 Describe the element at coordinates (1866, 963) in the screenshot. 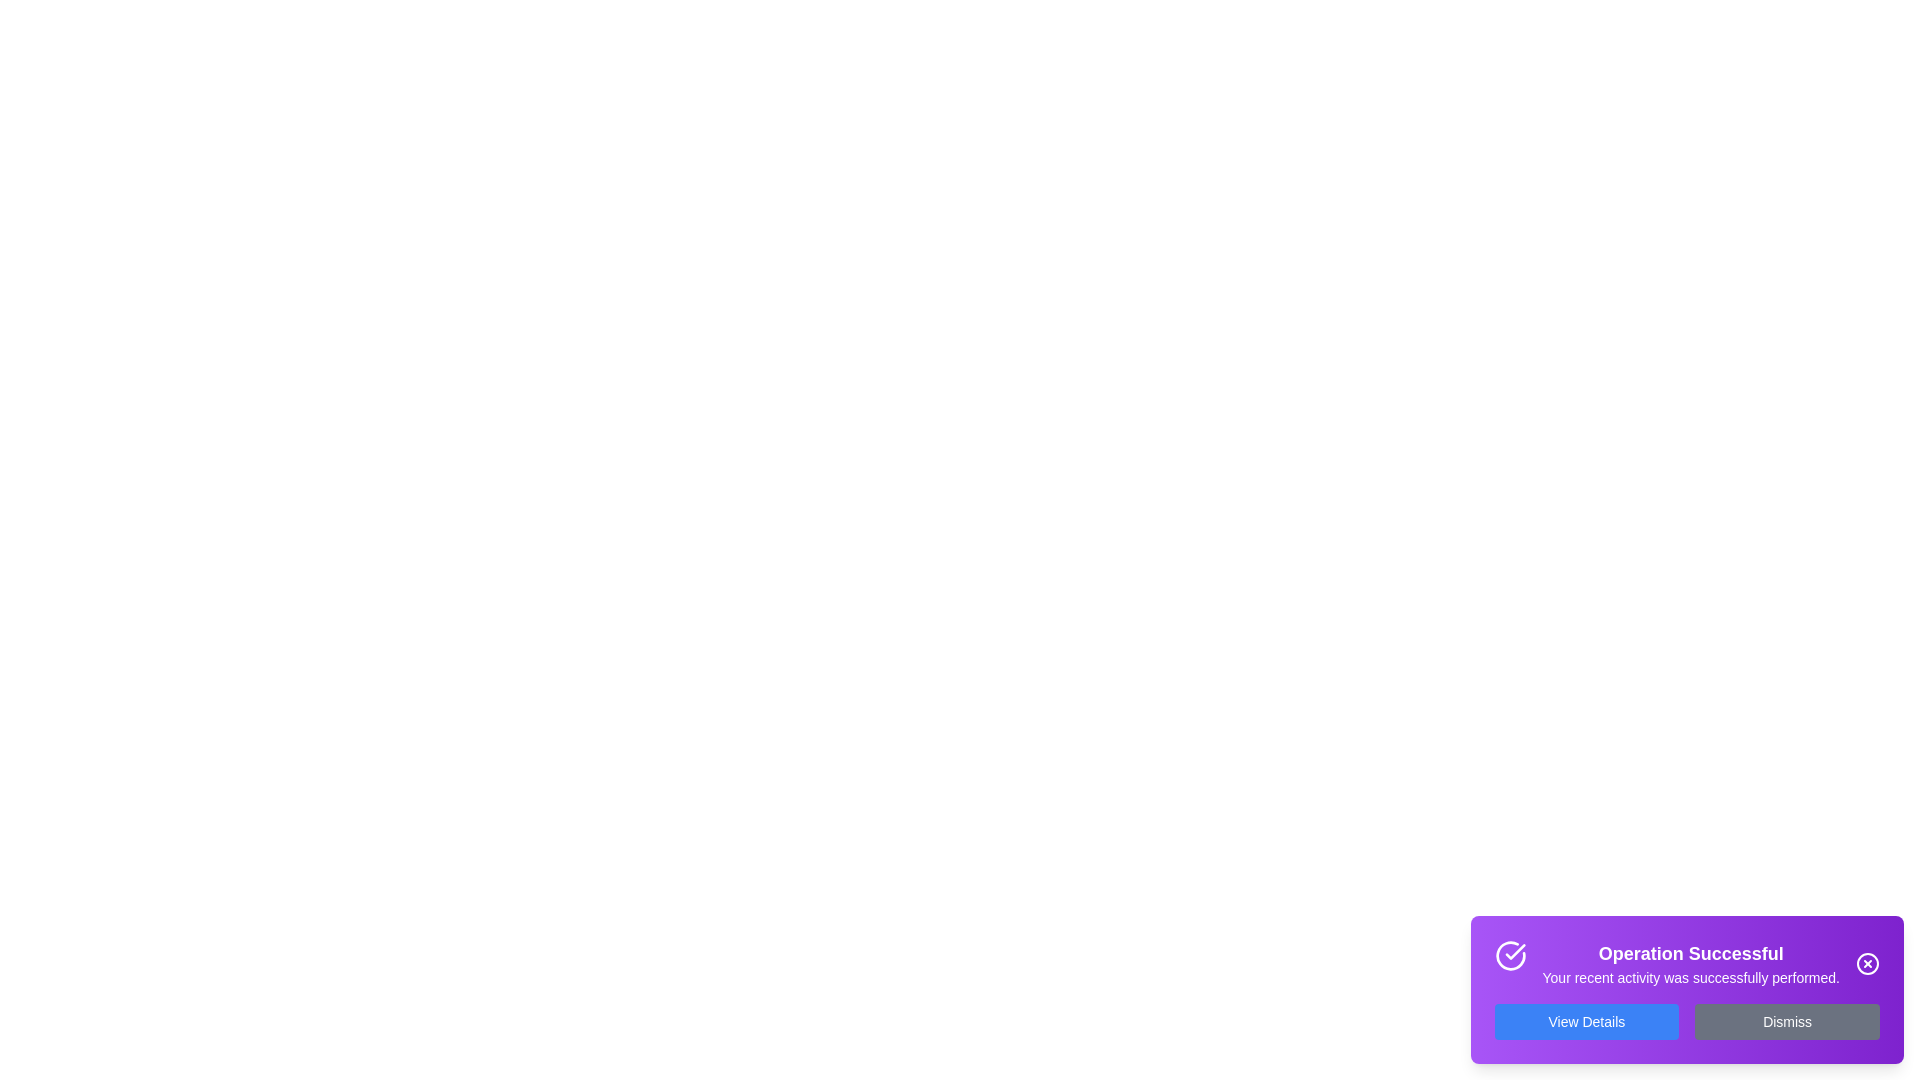

I see `the close button to dismiss the alert` at that location.